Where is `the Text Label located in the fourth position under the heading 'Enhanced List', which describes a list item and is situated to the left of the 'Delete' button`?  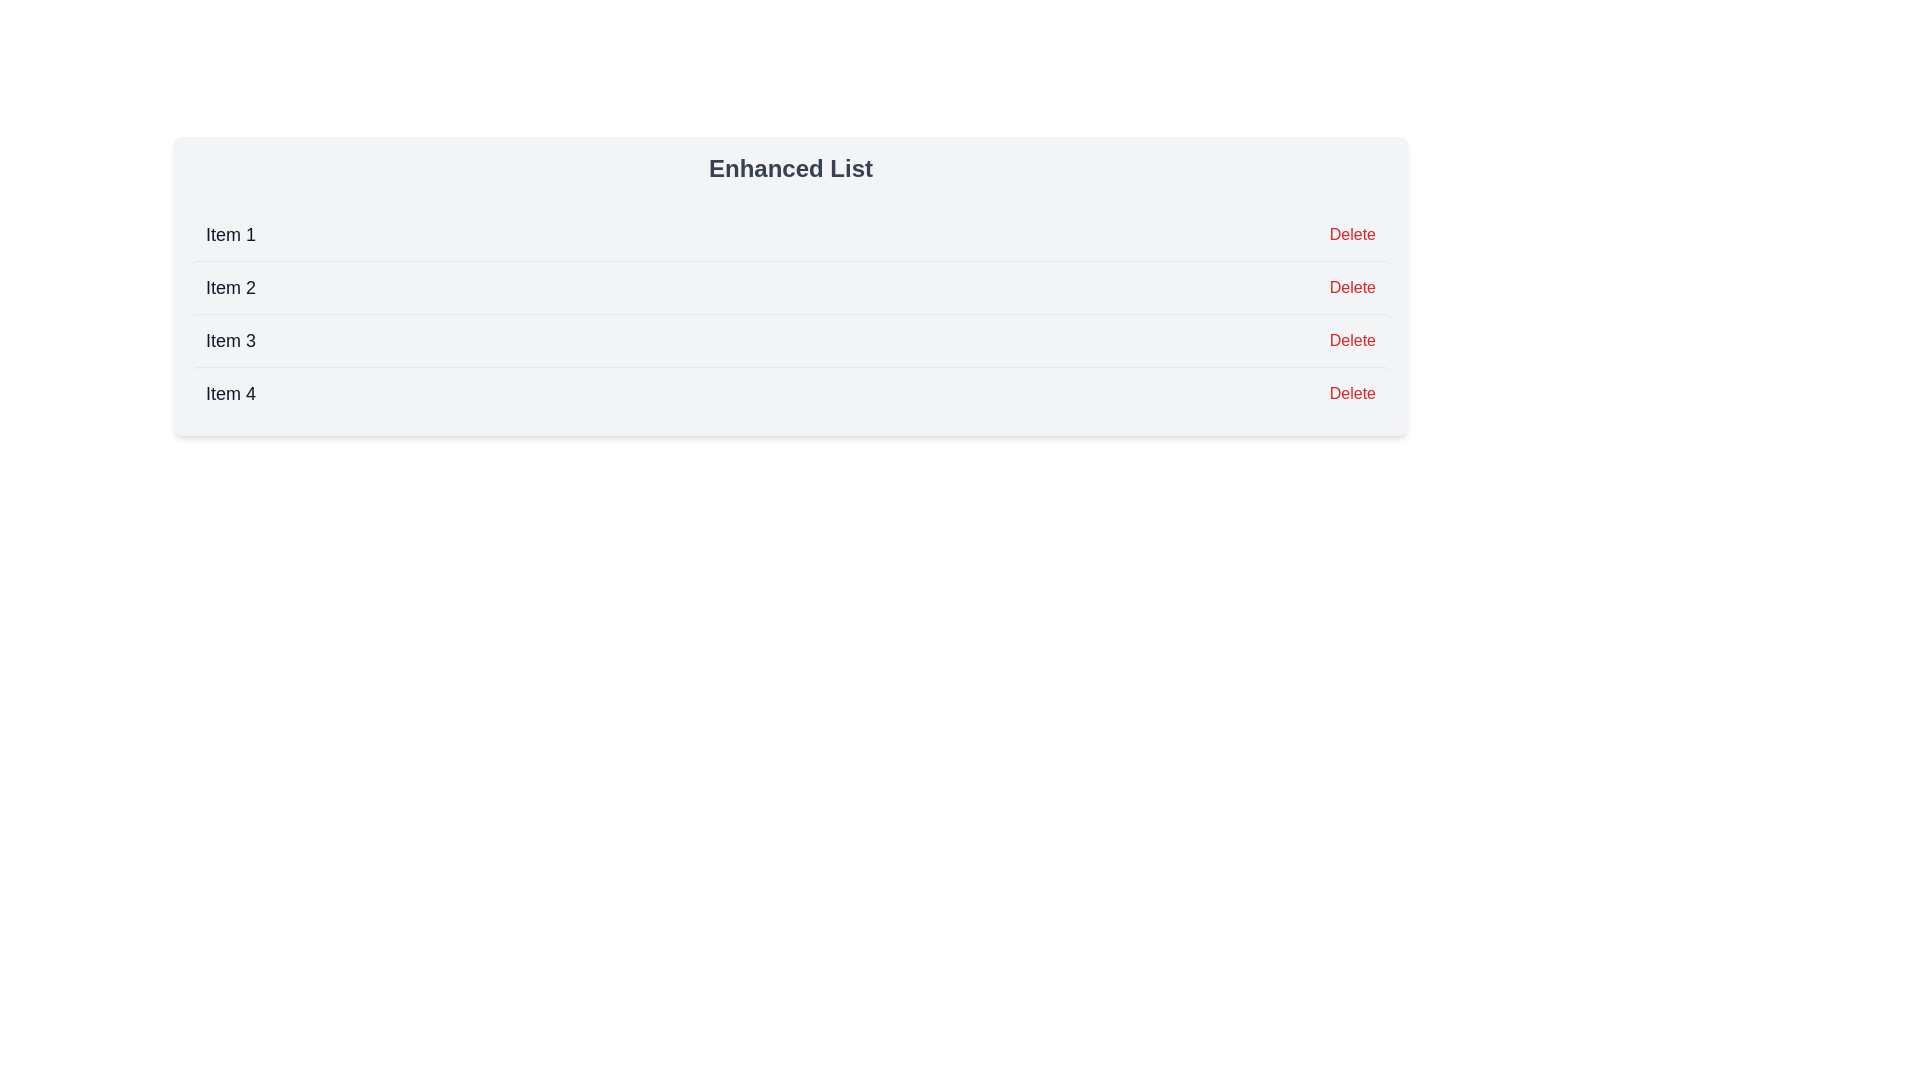 the Text Label located in the fourth position under the heading 'Enhanced List', which describes a list item and is situated to the left of the 'Delete' button is located at coordinates (230, 393).